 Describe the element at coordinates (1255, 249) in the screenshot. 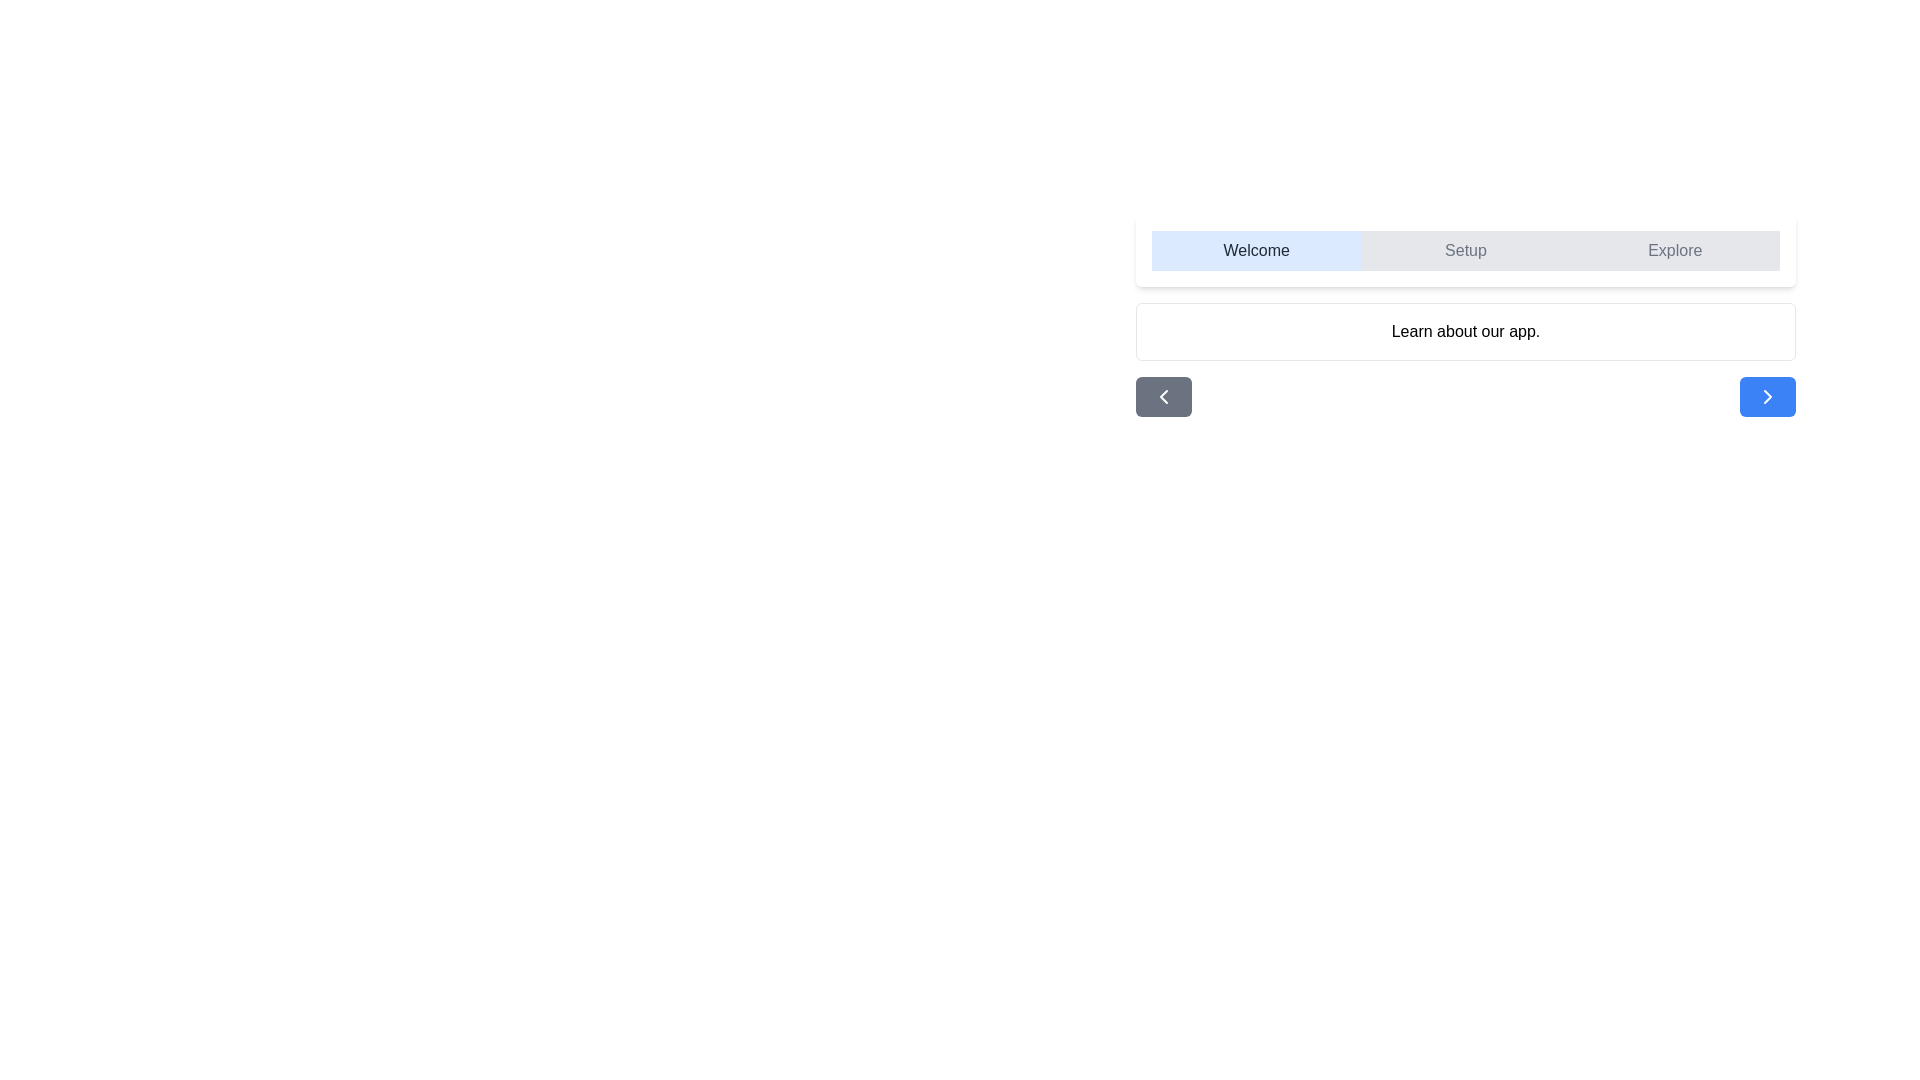

I see `the step indicator labeled 'Welcome' to navigate to that step` at that location.